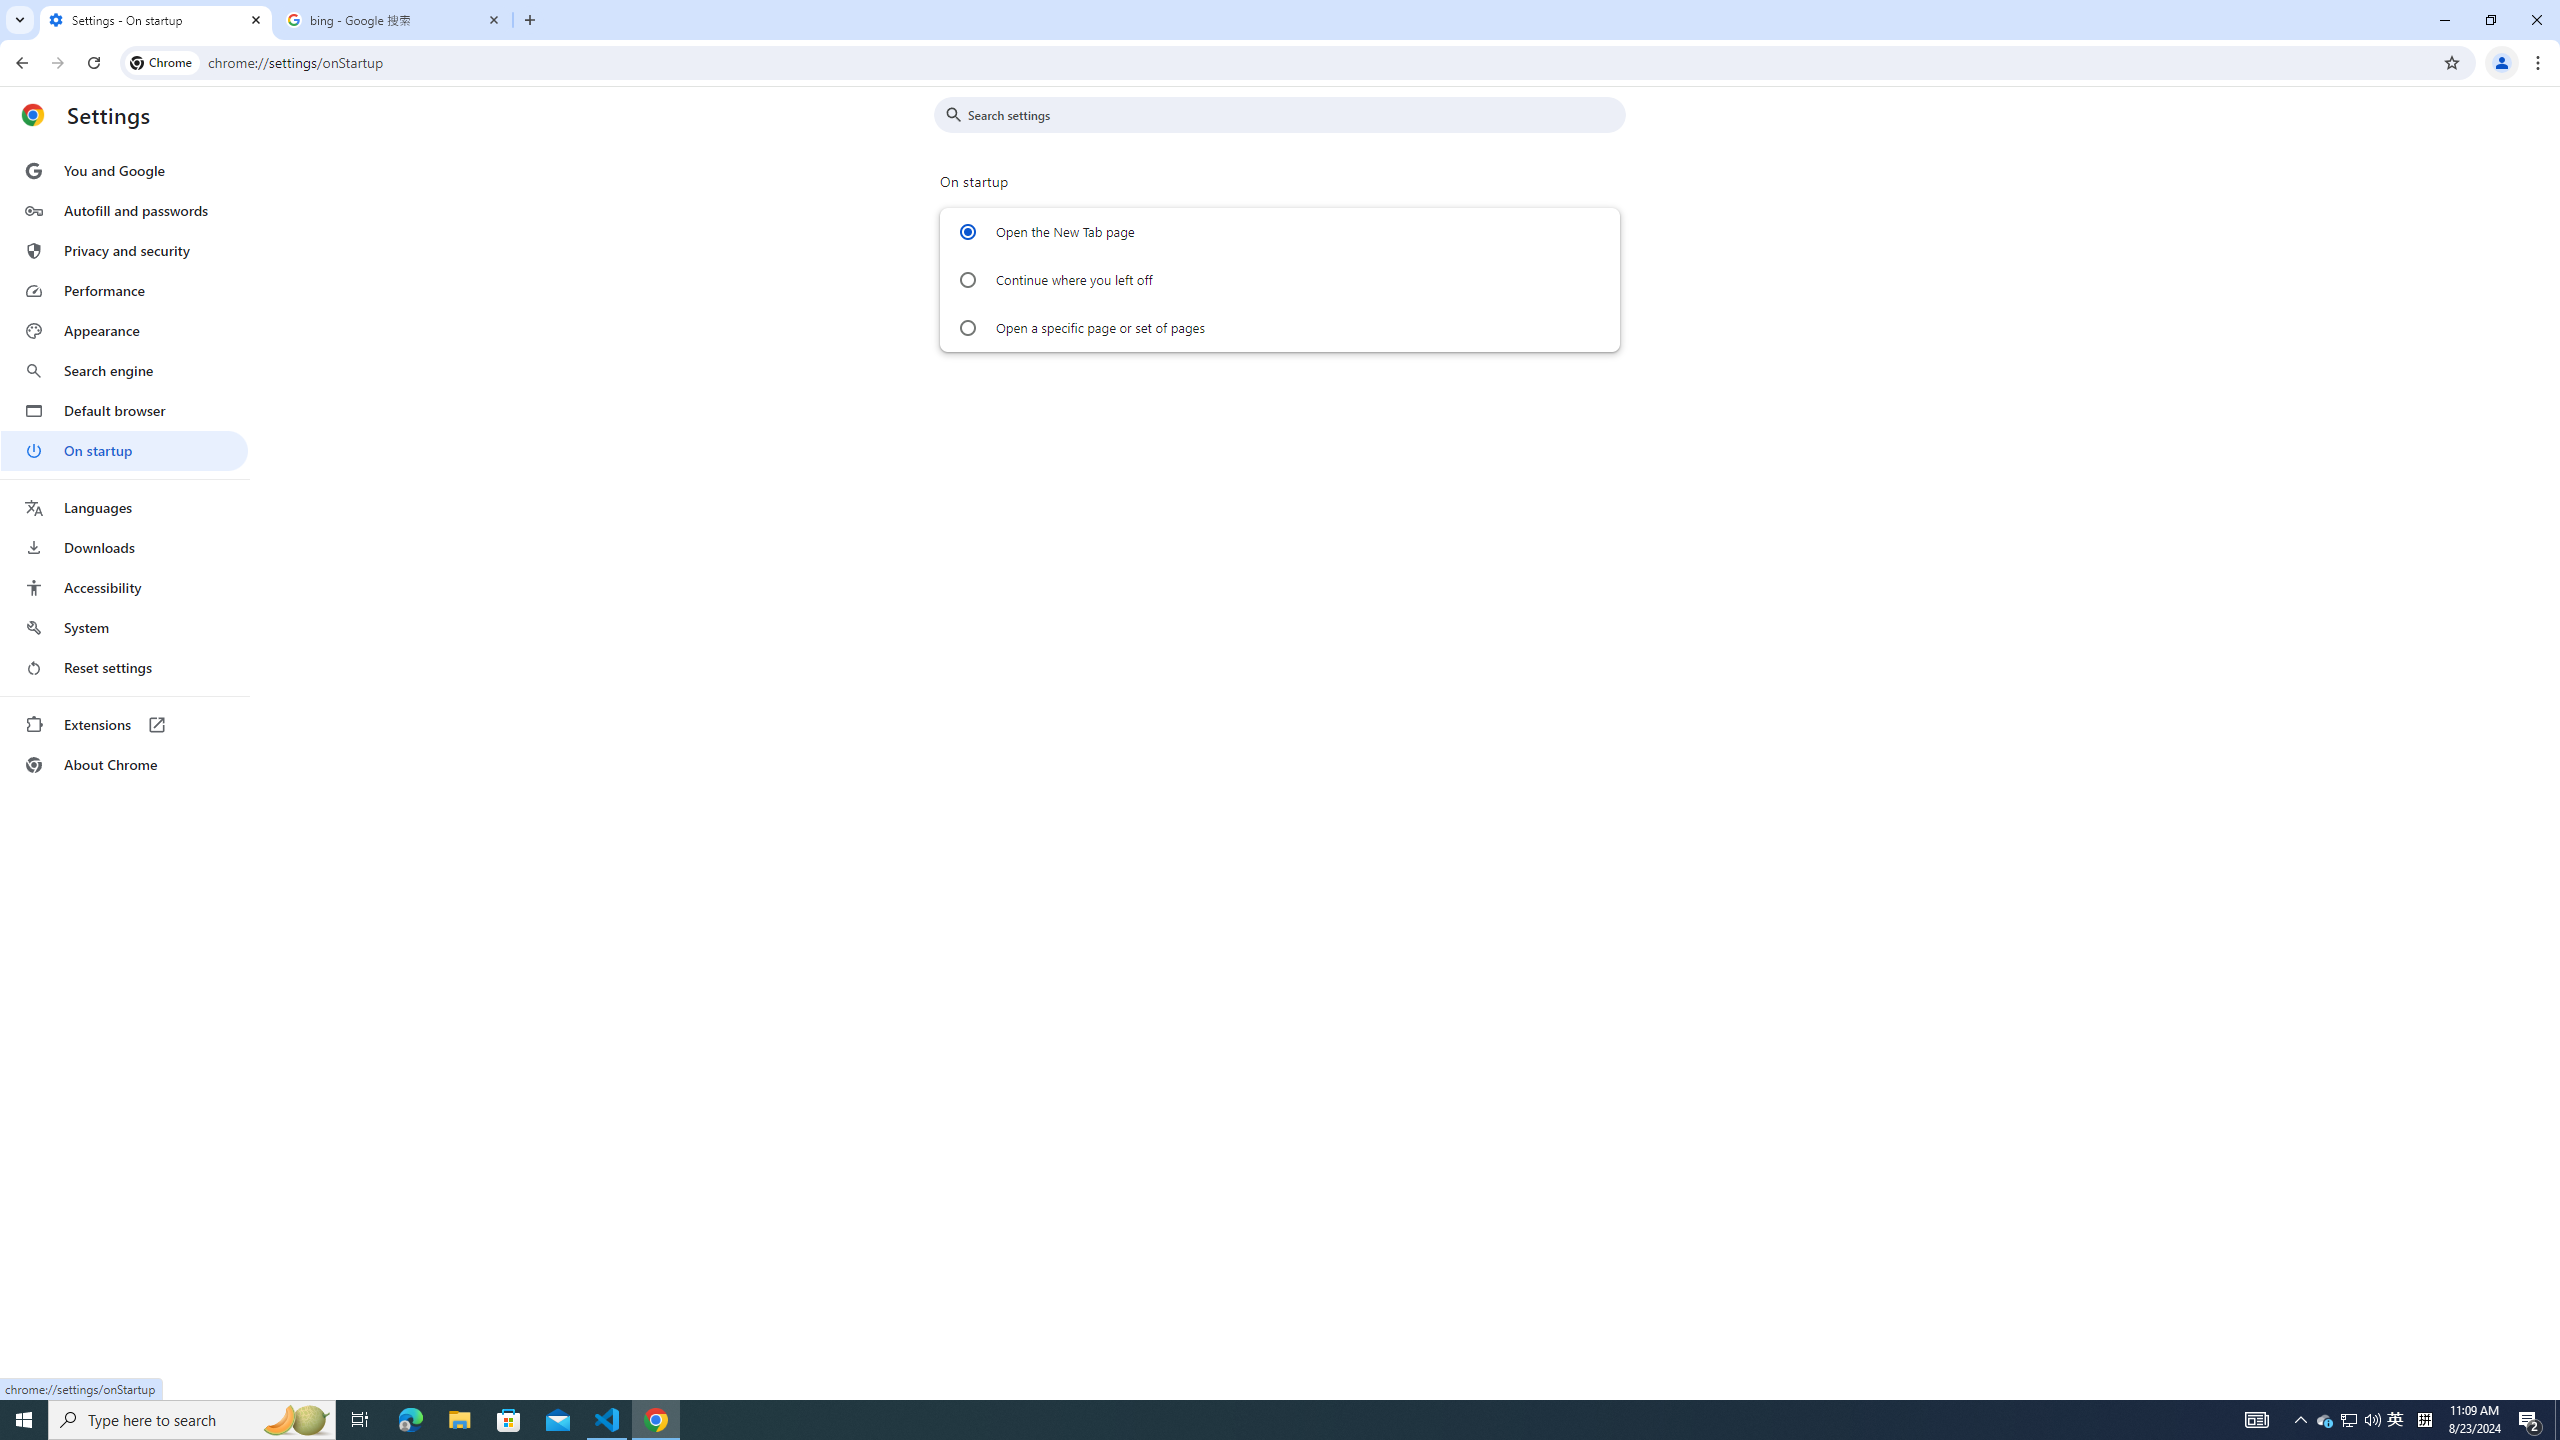 The width and height of the screenshot is (2560, 1440). I want to click on 'Autofill and passwords', so click(123, 210).